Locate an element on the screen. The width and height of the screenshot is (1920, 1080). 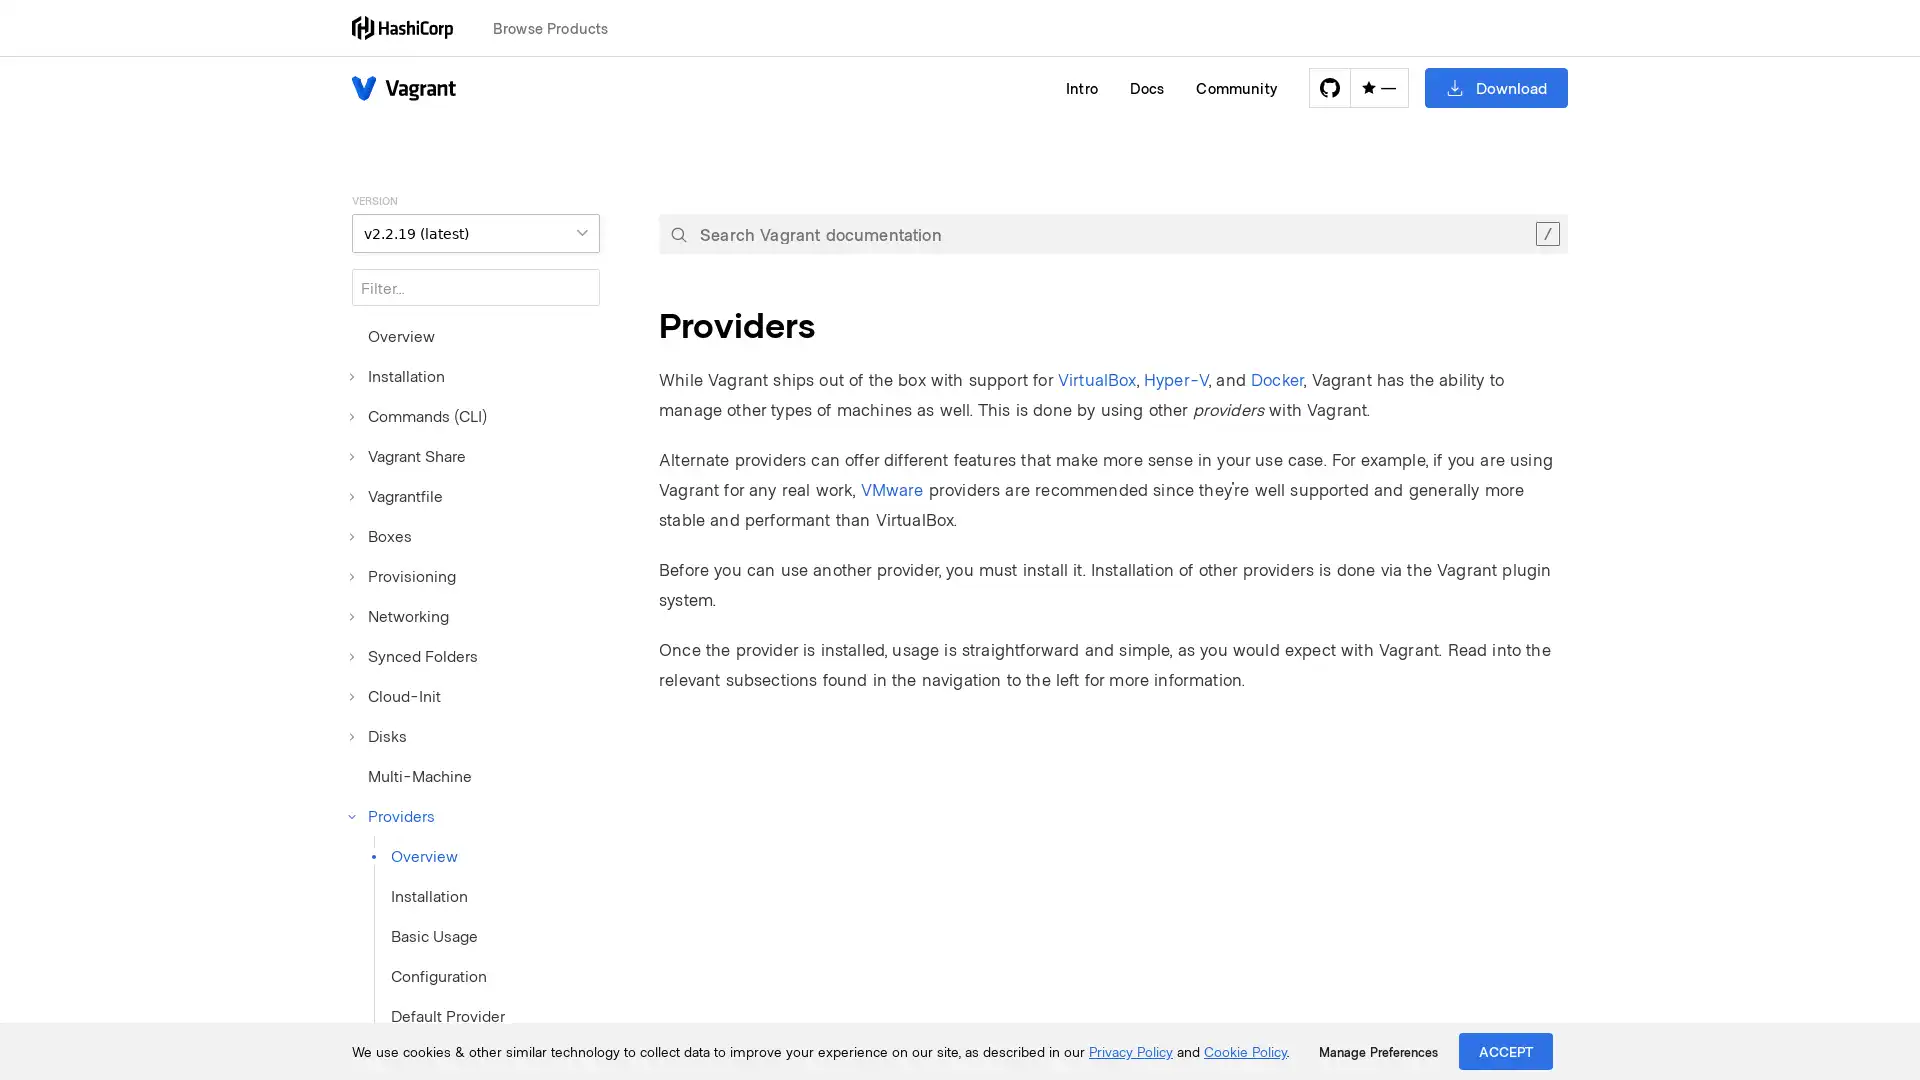
Manage Preferences is located at coordinates (1377, 1051).